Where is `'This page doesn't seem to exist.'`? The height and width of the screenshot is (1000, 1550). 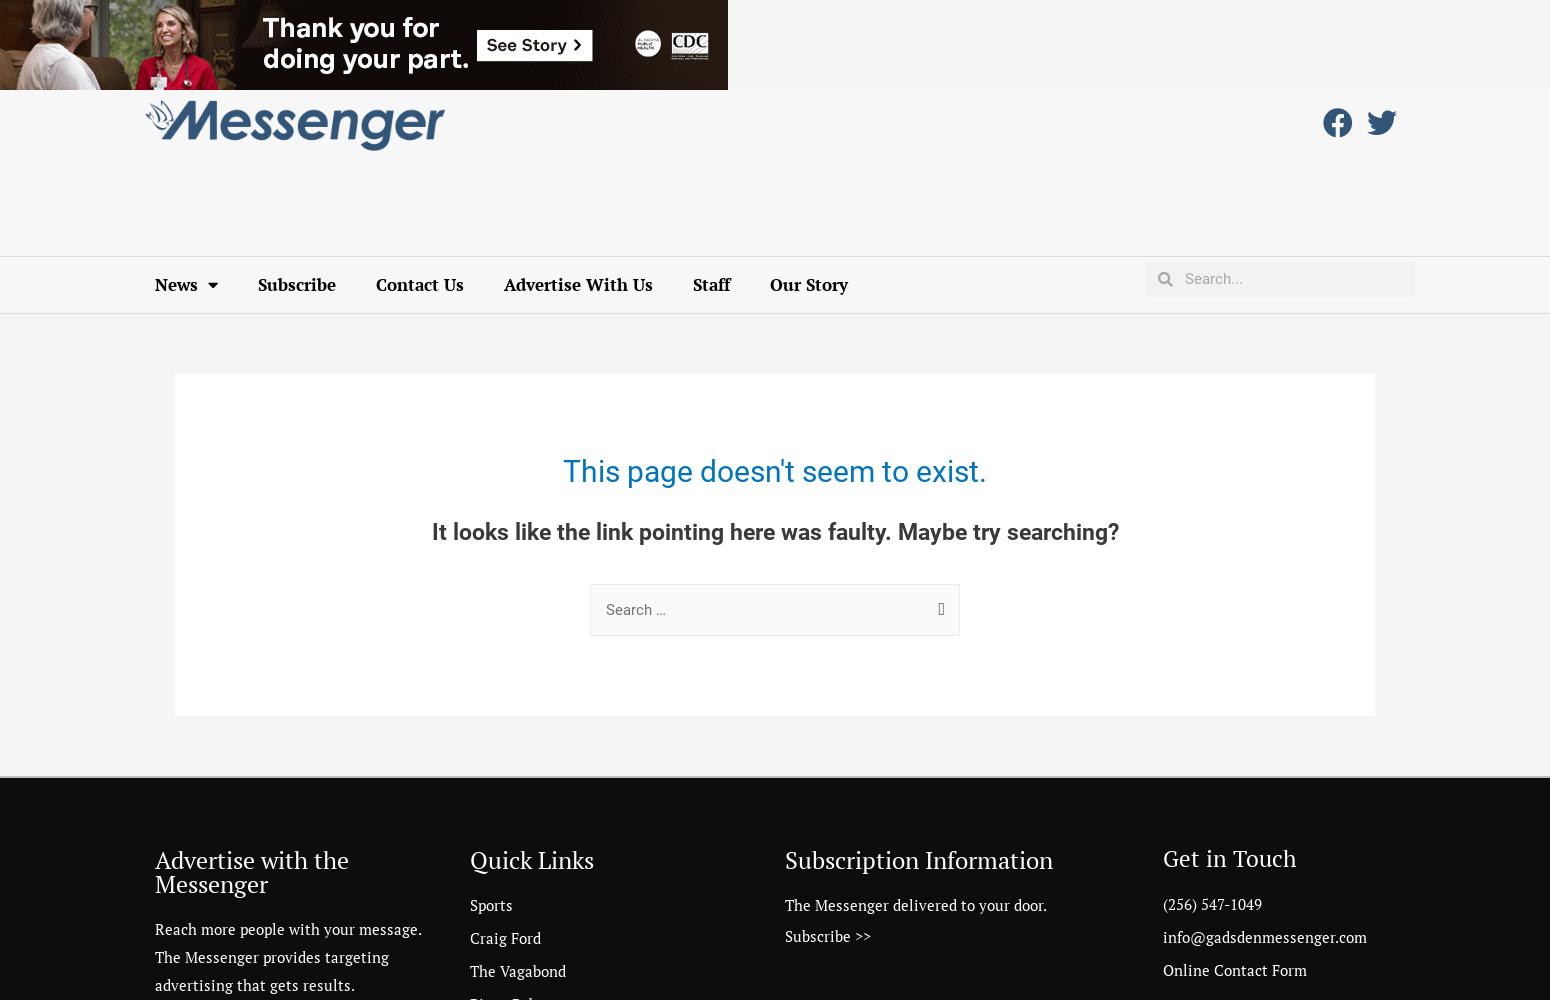 'This page doesn't seem to exist.' is located at coordinates (775, 469).